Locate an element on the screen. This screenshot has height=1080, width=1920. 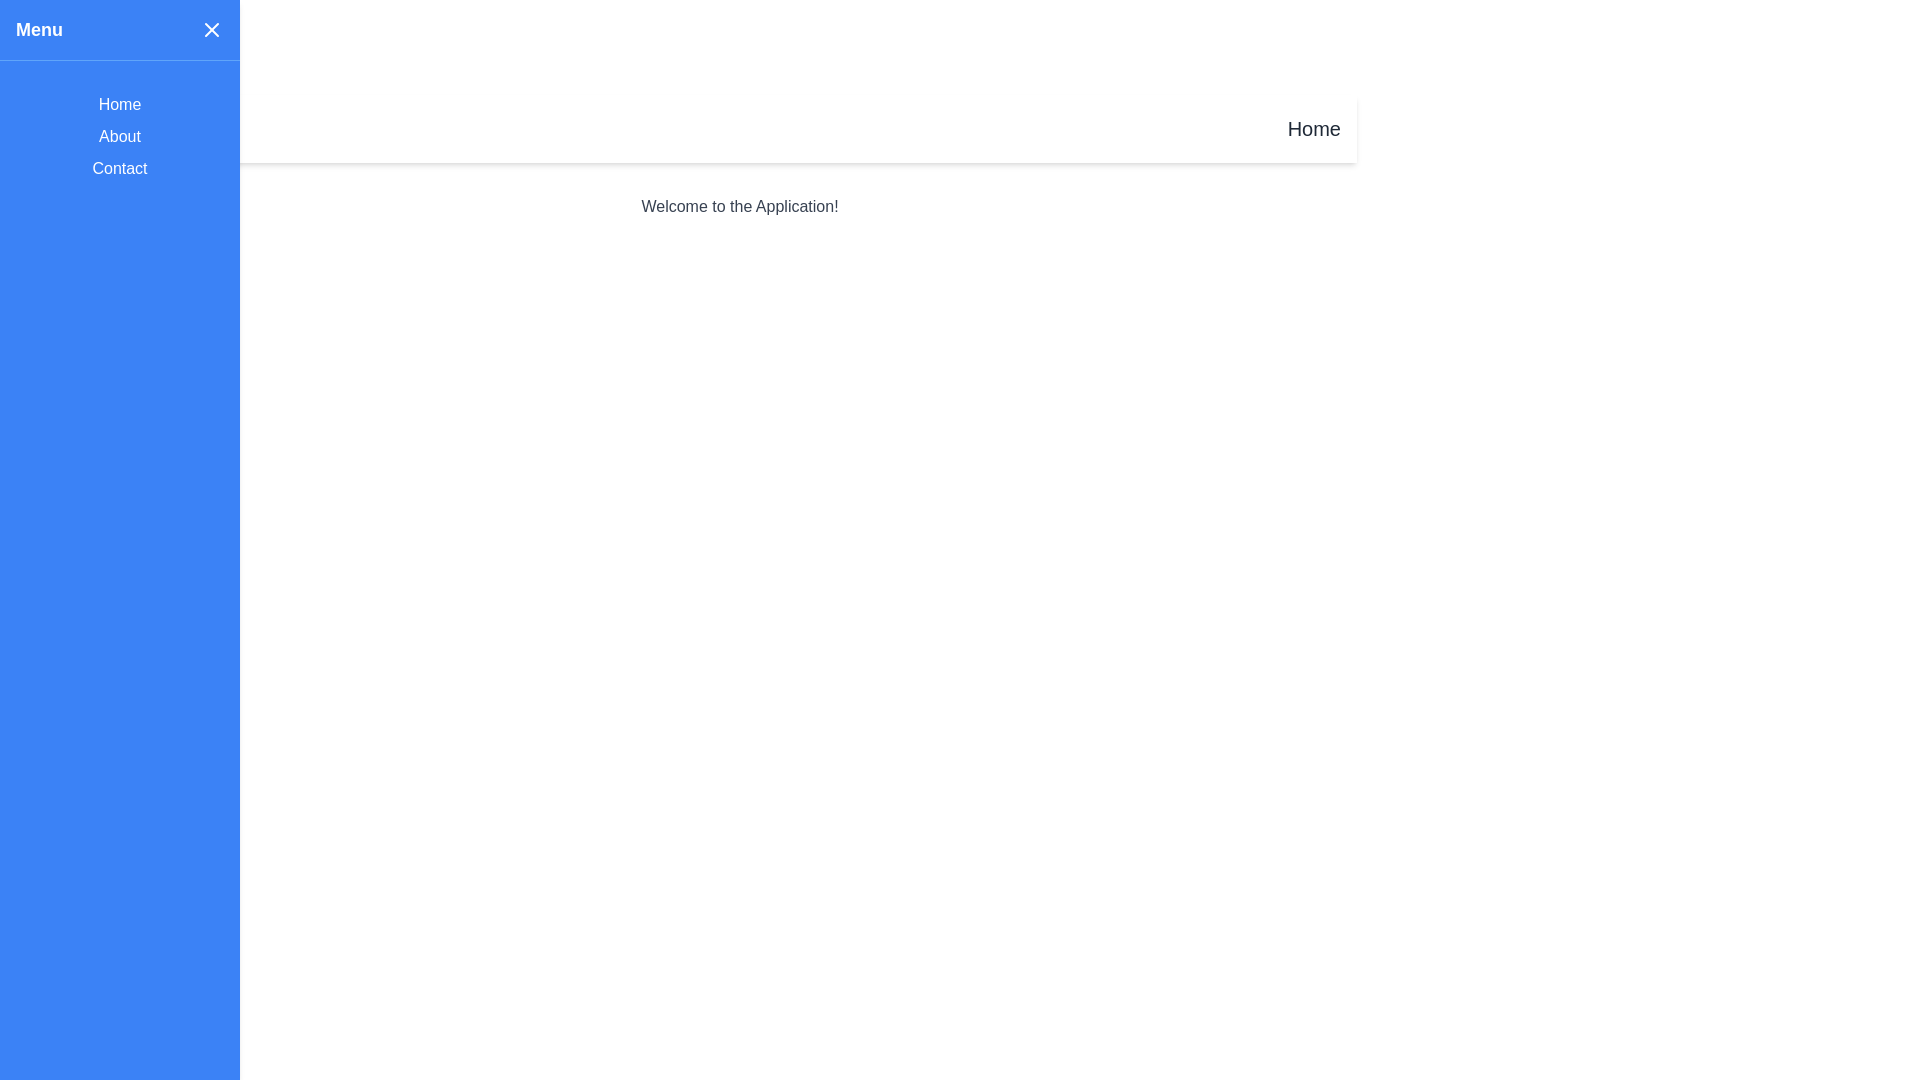
the Interactive Text Link located in the navigation menu, positioned below the 'About' button, to initiate navigation to the 'Contact' section is located at coordinates (119, 168).